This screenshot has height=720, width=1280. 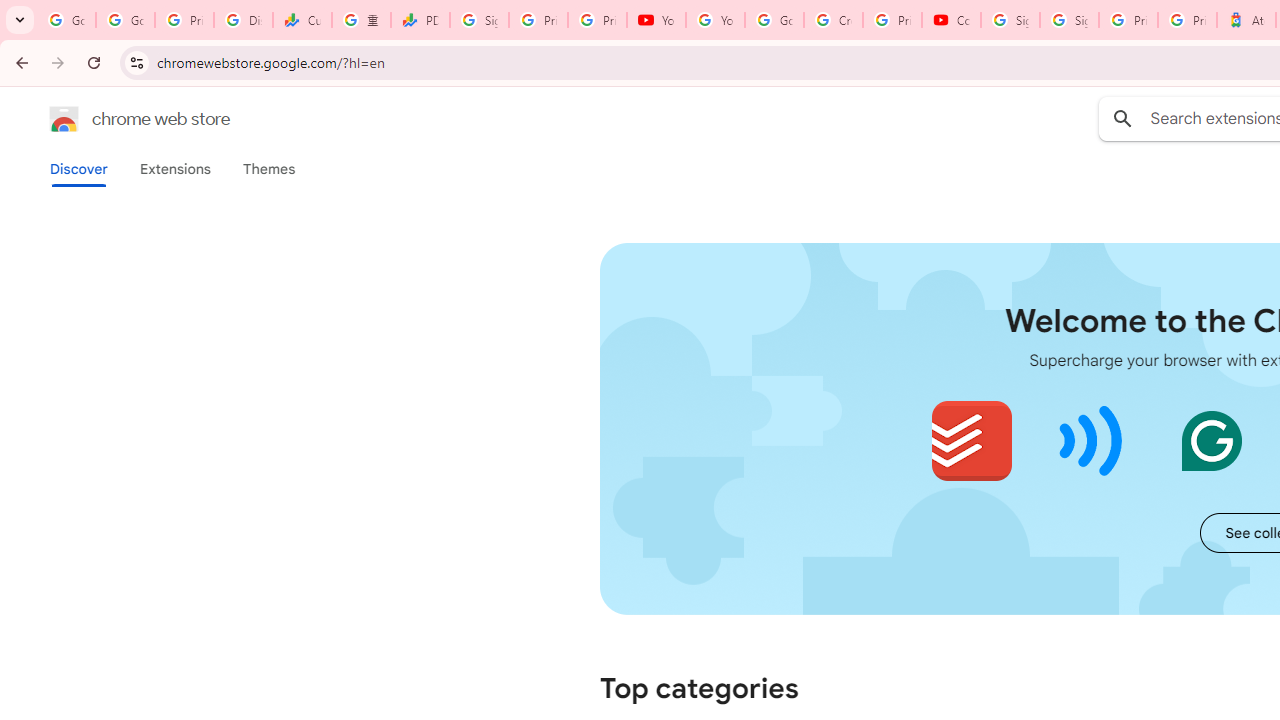 What do you see at coordinates (596, 20) in the screenshot?
I see `'Privacy Checkup'` at bounding box center [596, 20].